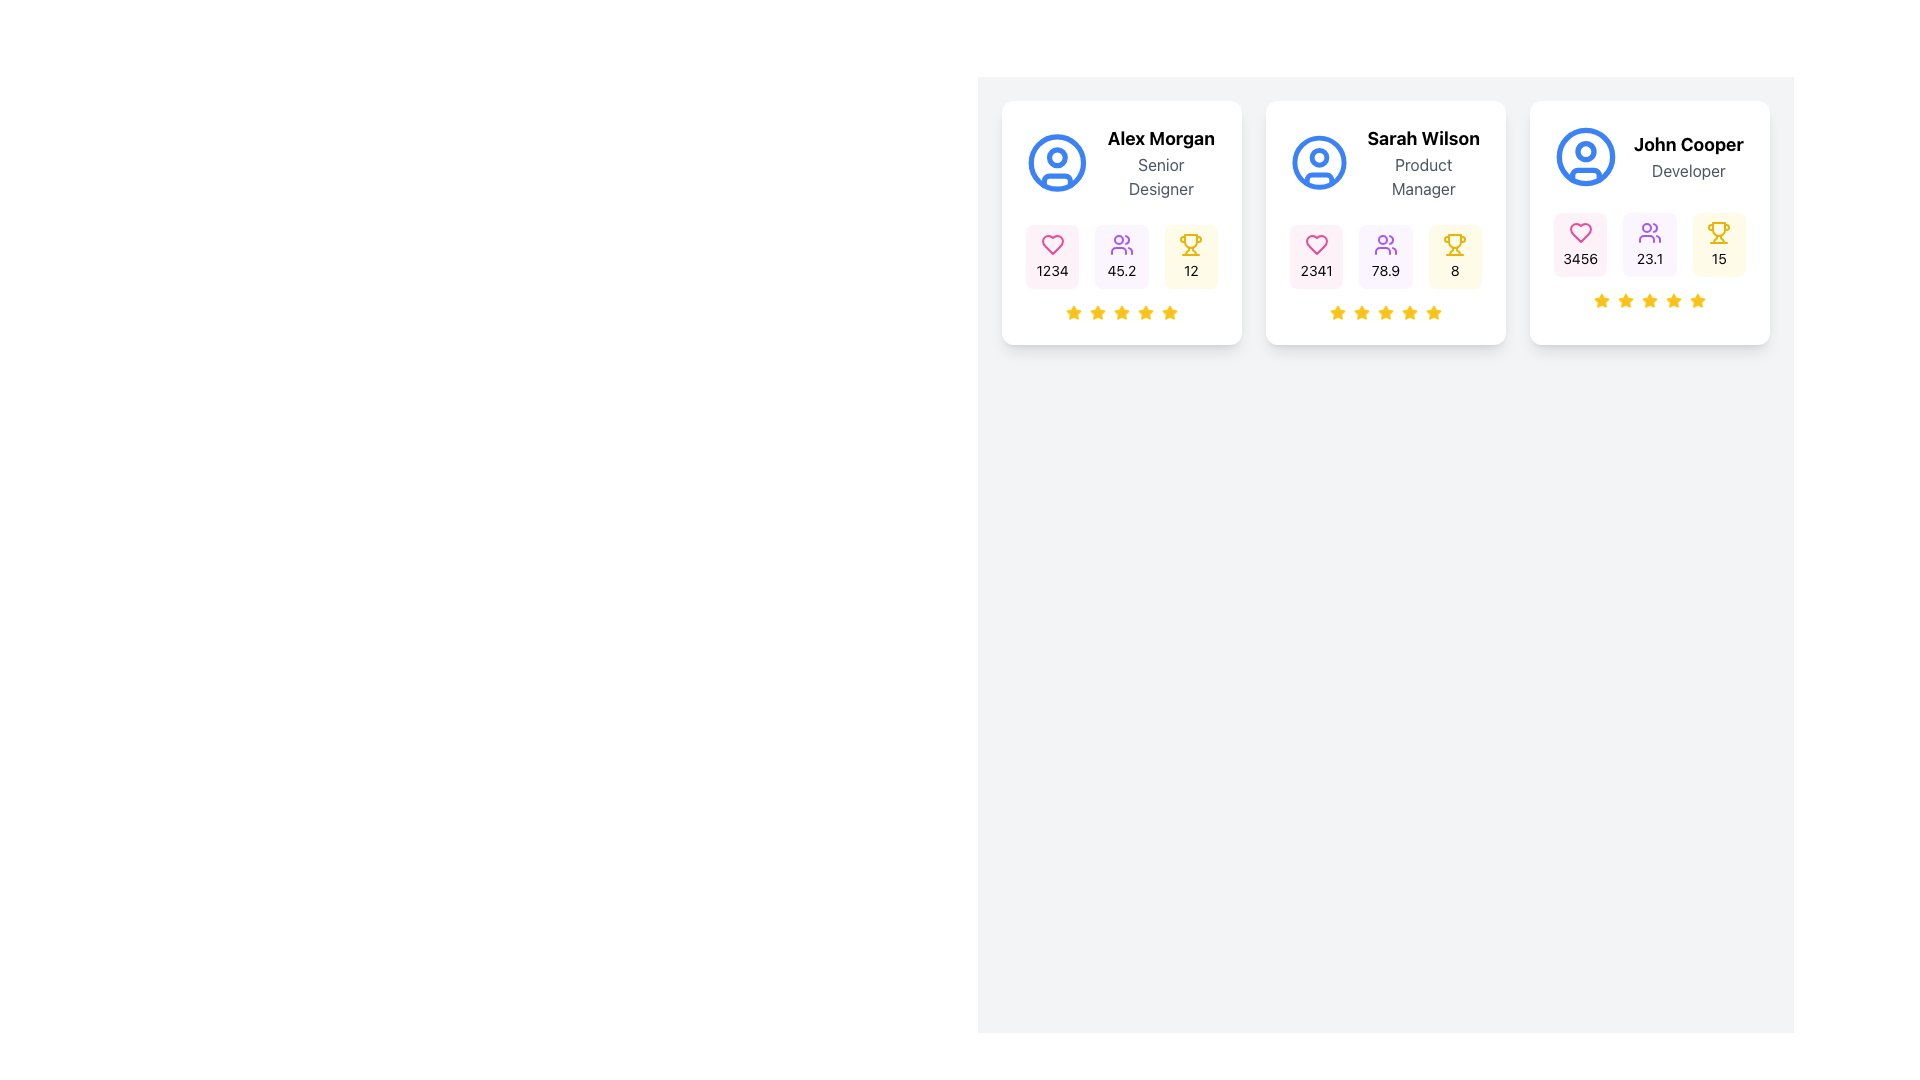  Describe the element at coordinates (1319, 161) in the screenshot. I see `the circular outline icon representing the user's avatar, which is prominently displayed at the top of Sarah Wilson's user card` at that location.